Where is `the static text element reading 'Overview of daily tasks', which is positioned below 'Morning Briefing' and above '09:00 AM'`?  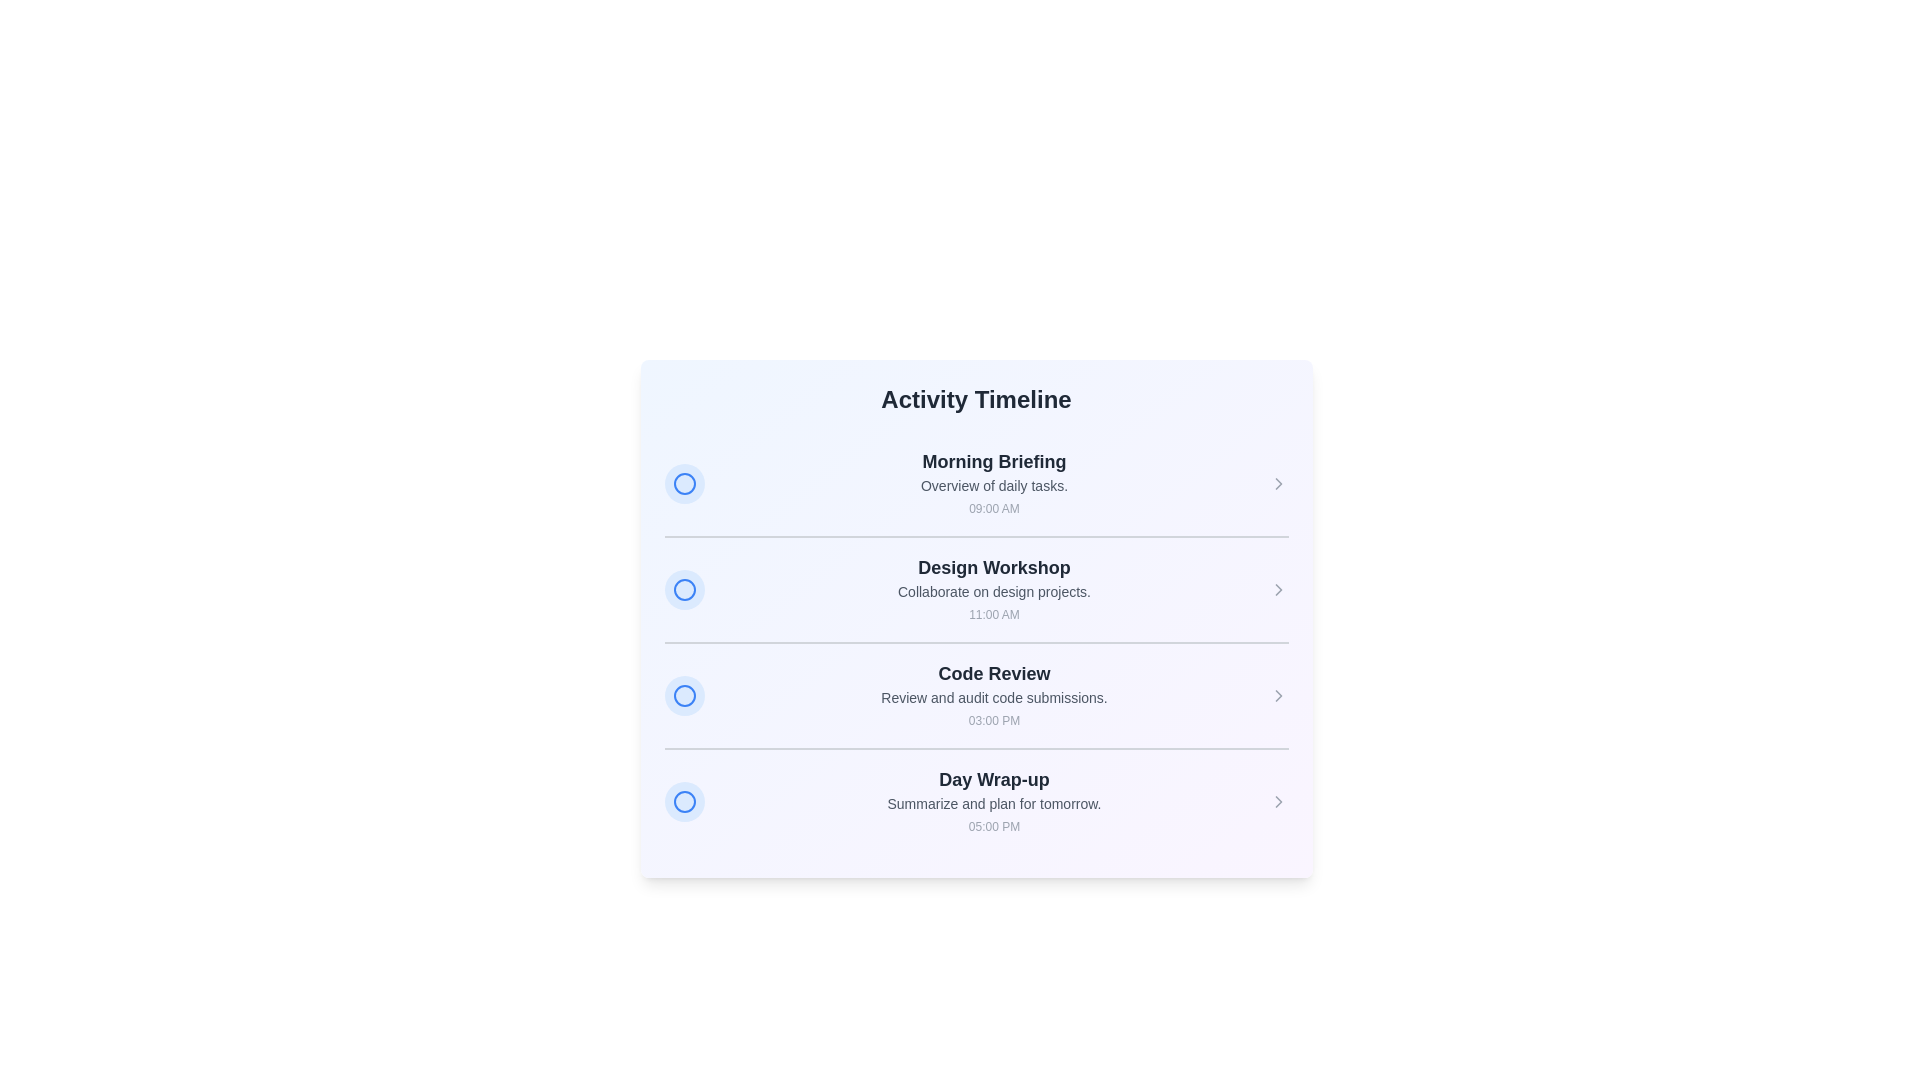
the static text element reading 'Overview of daily tasks', which is positioned below 'Morning Briefing' and above '09:00 AM' is located at coordinates (994, 486).